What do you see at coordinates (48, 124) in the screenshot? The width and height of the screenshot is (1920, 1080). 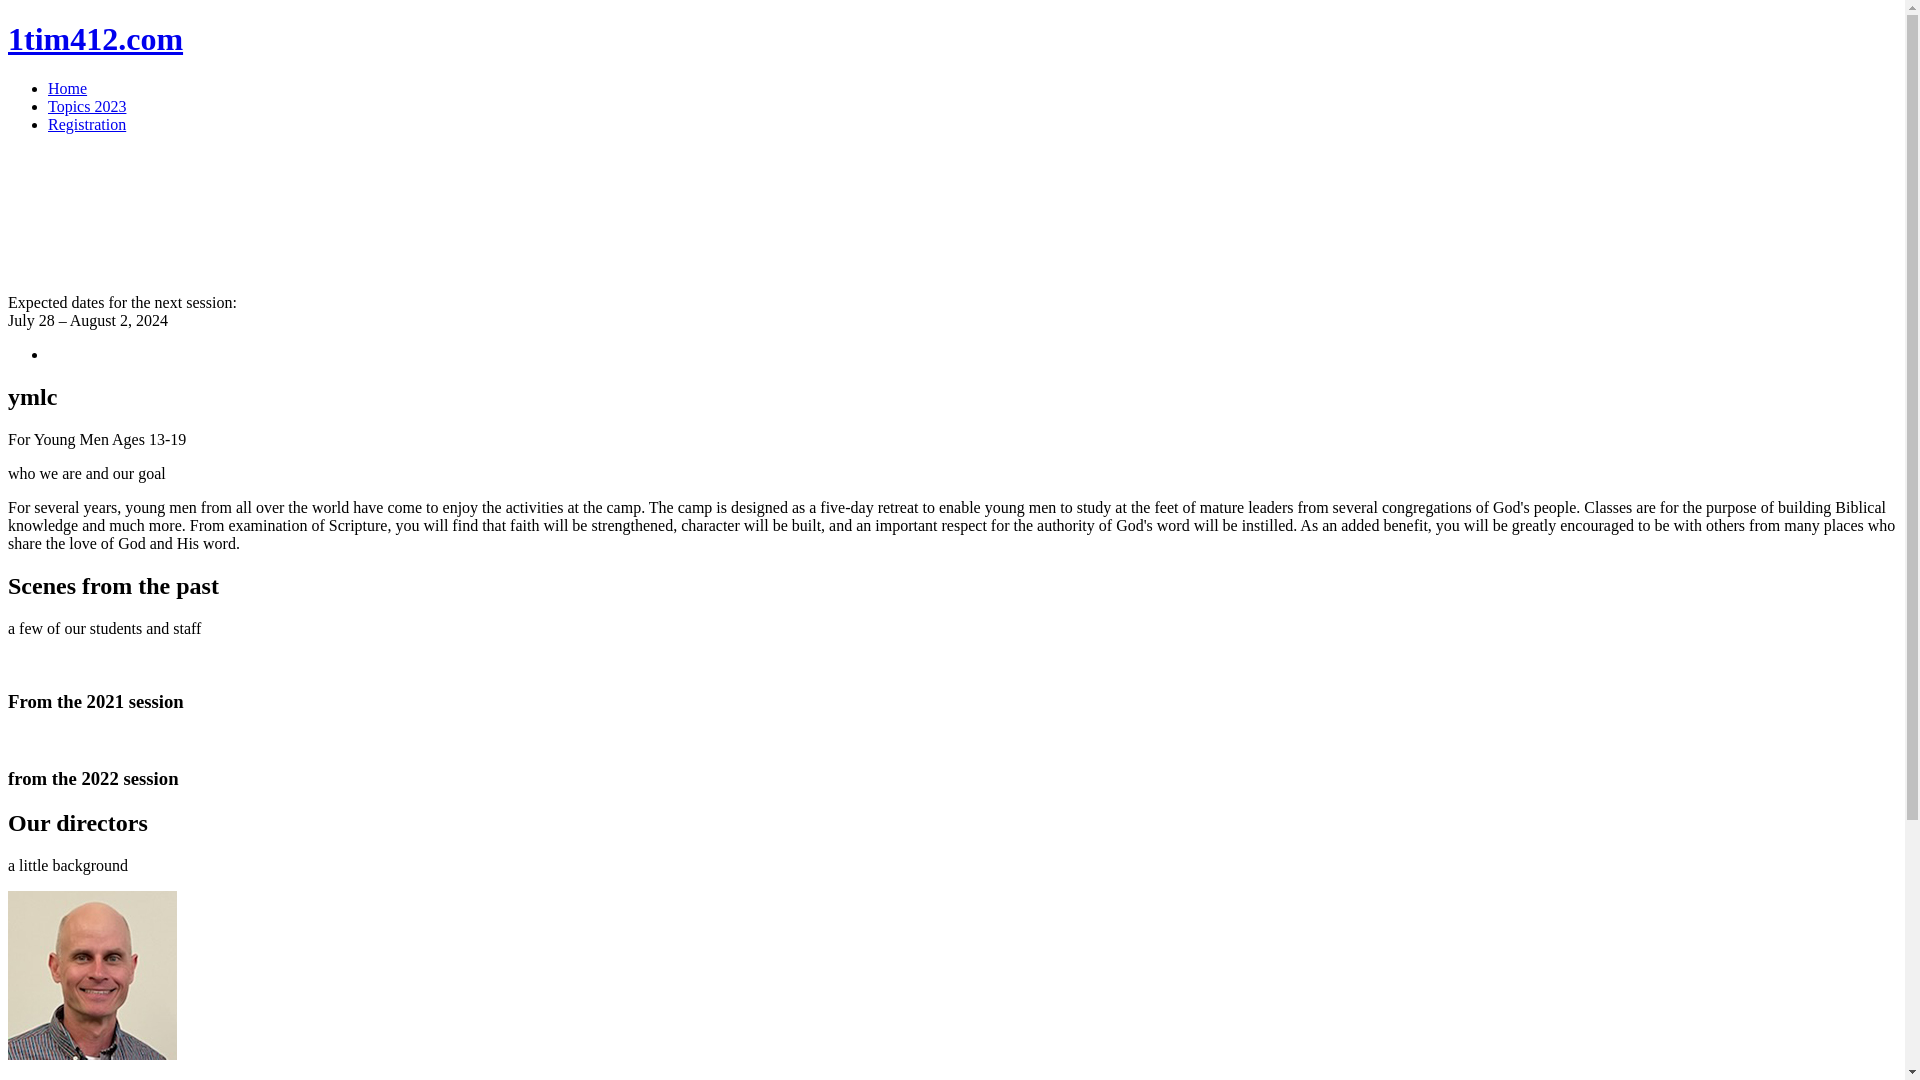 I see `'Registration'` at bounding box center [48, 124].